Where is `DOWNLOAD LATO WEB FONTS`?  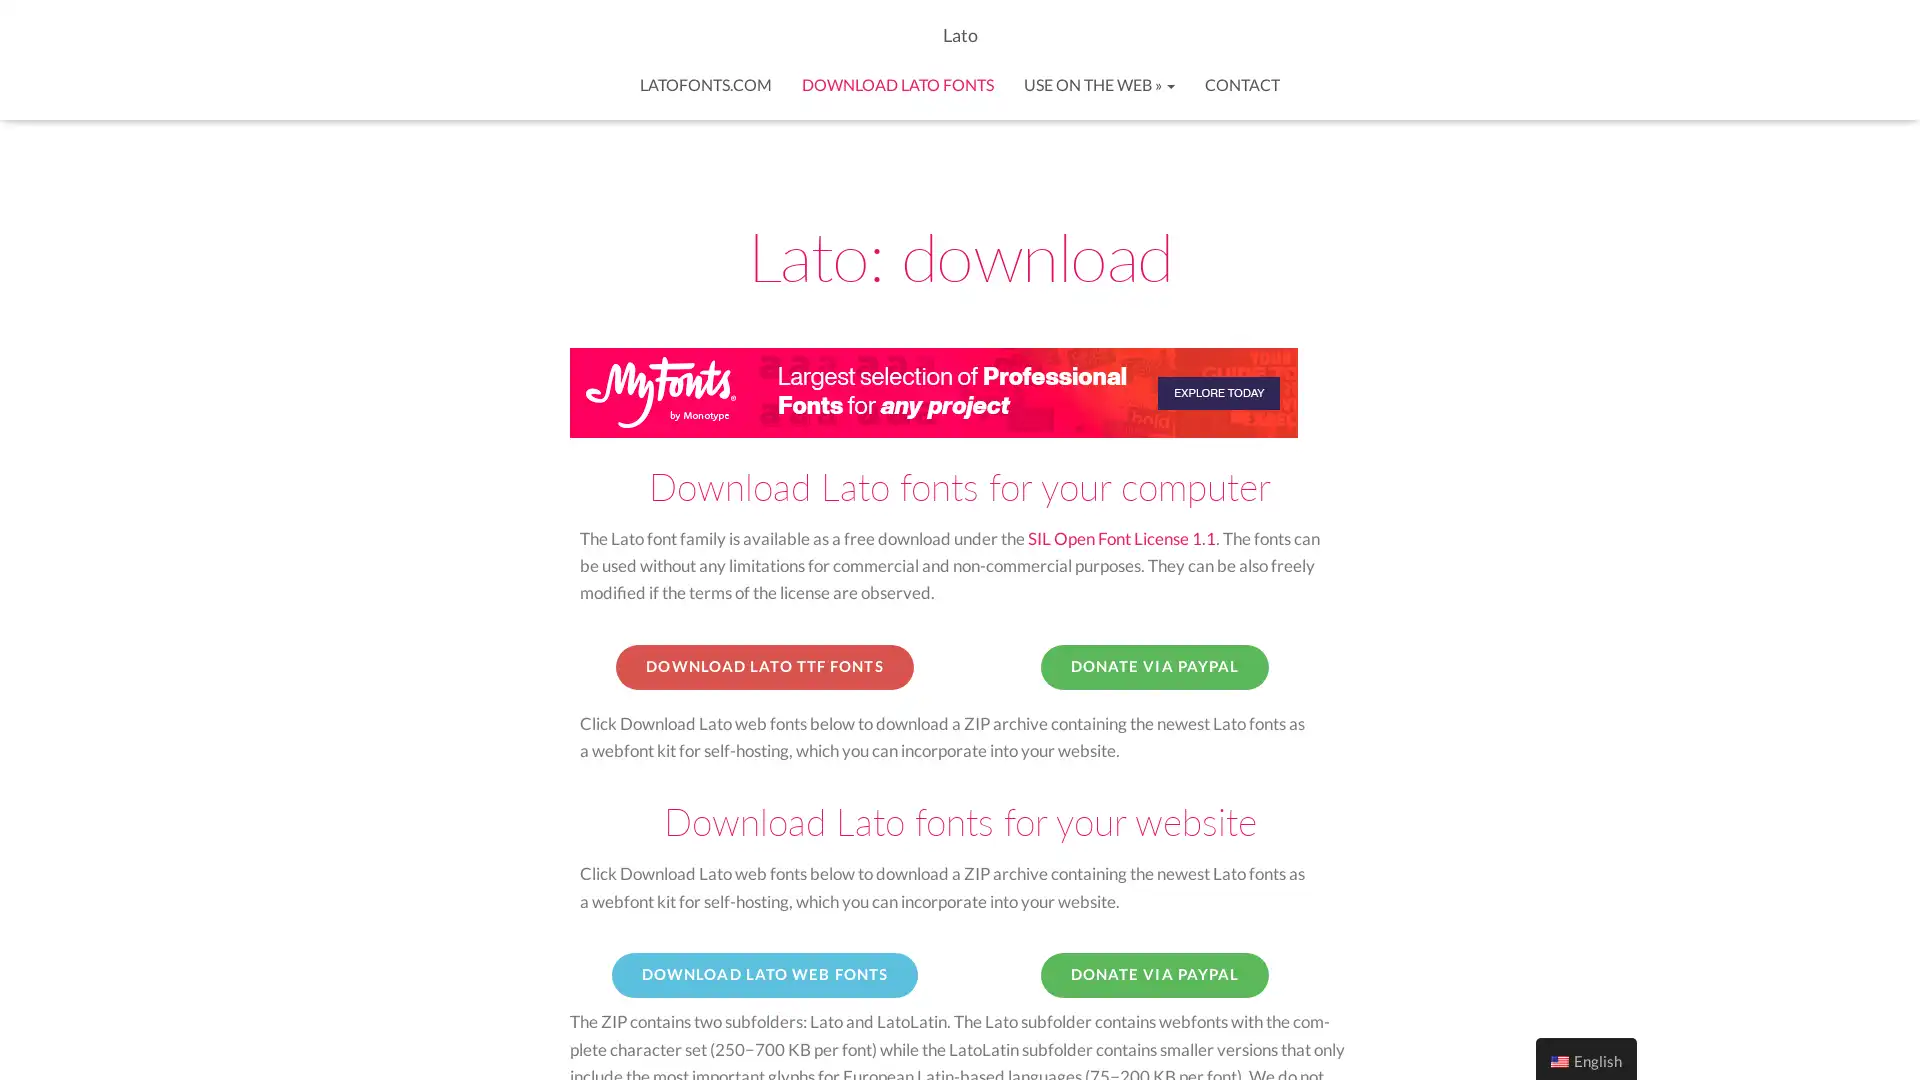
DOWNLOAD LATO WEB FONTS is located at coordinates (763, 974).